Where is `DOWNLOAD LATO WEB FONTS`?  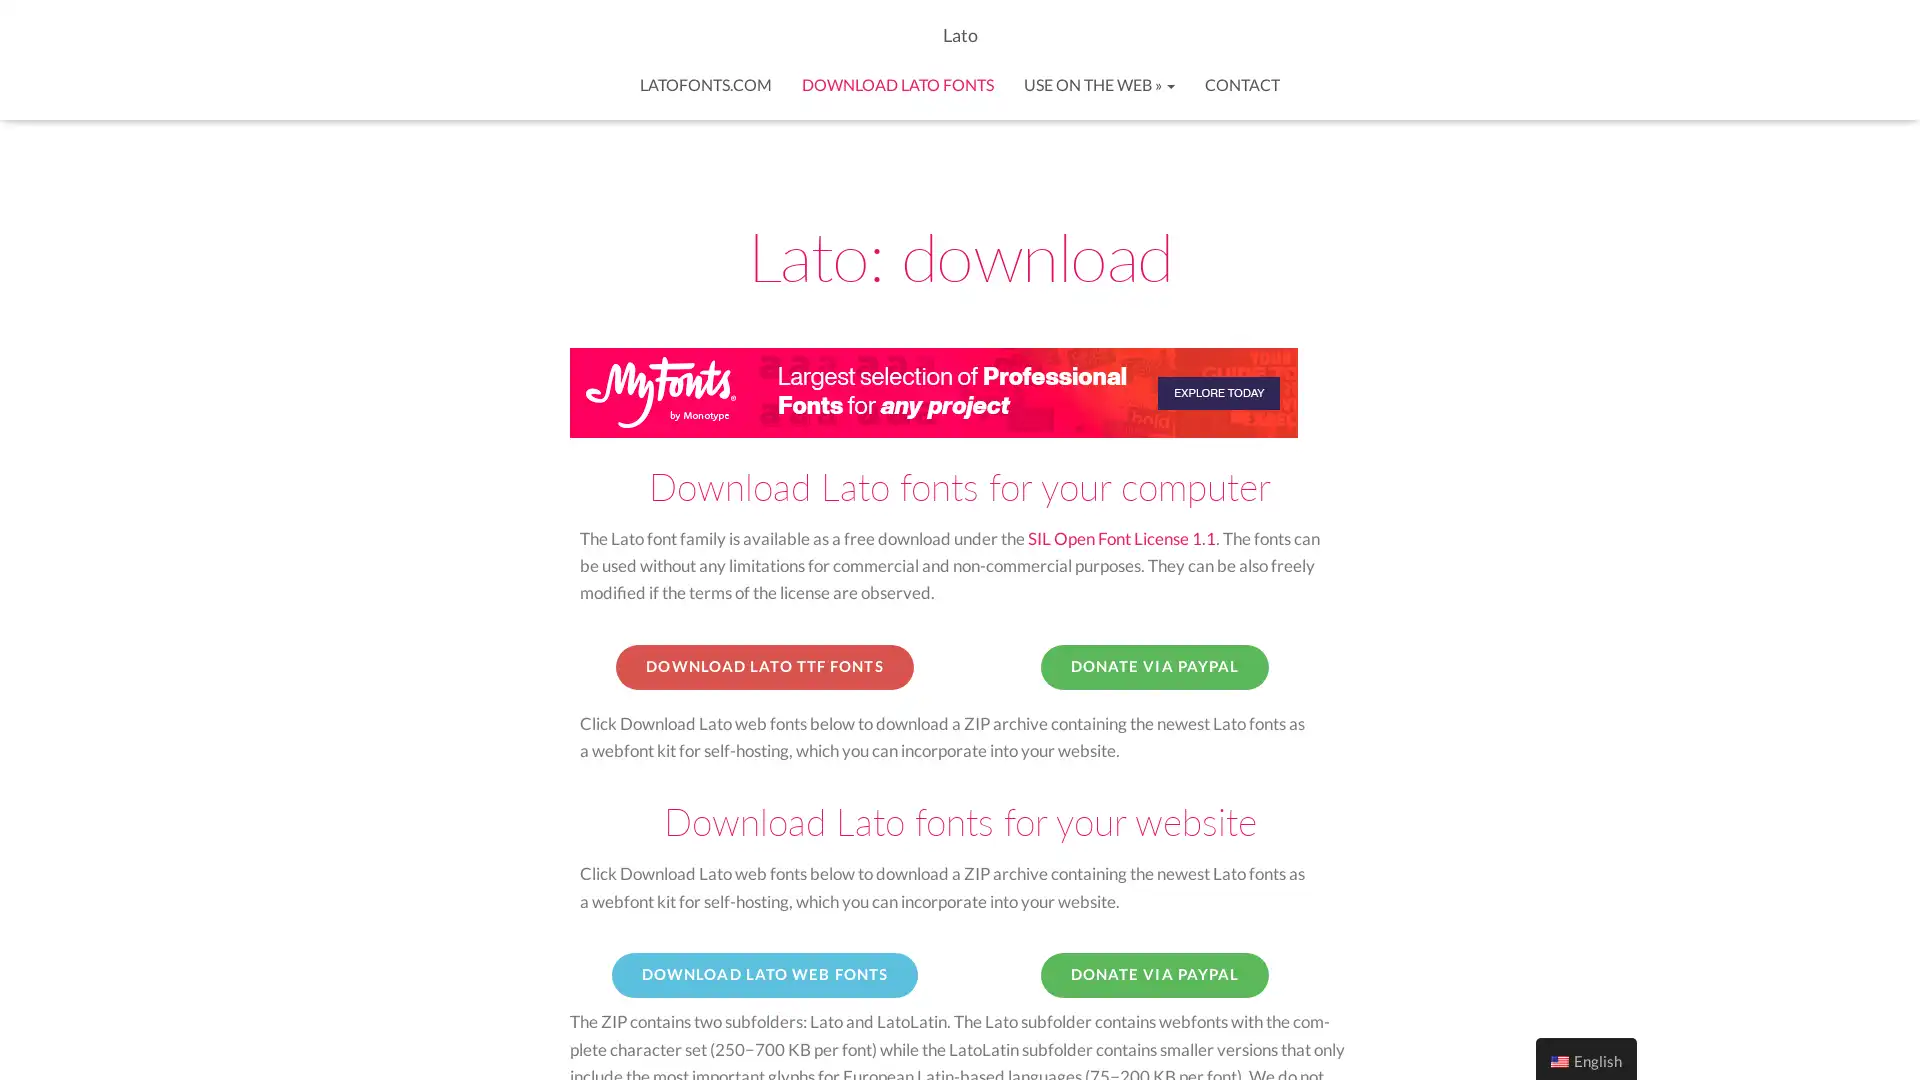
DOWNLOAD LATO WEB FONTS is located at coordinates (763, 974).